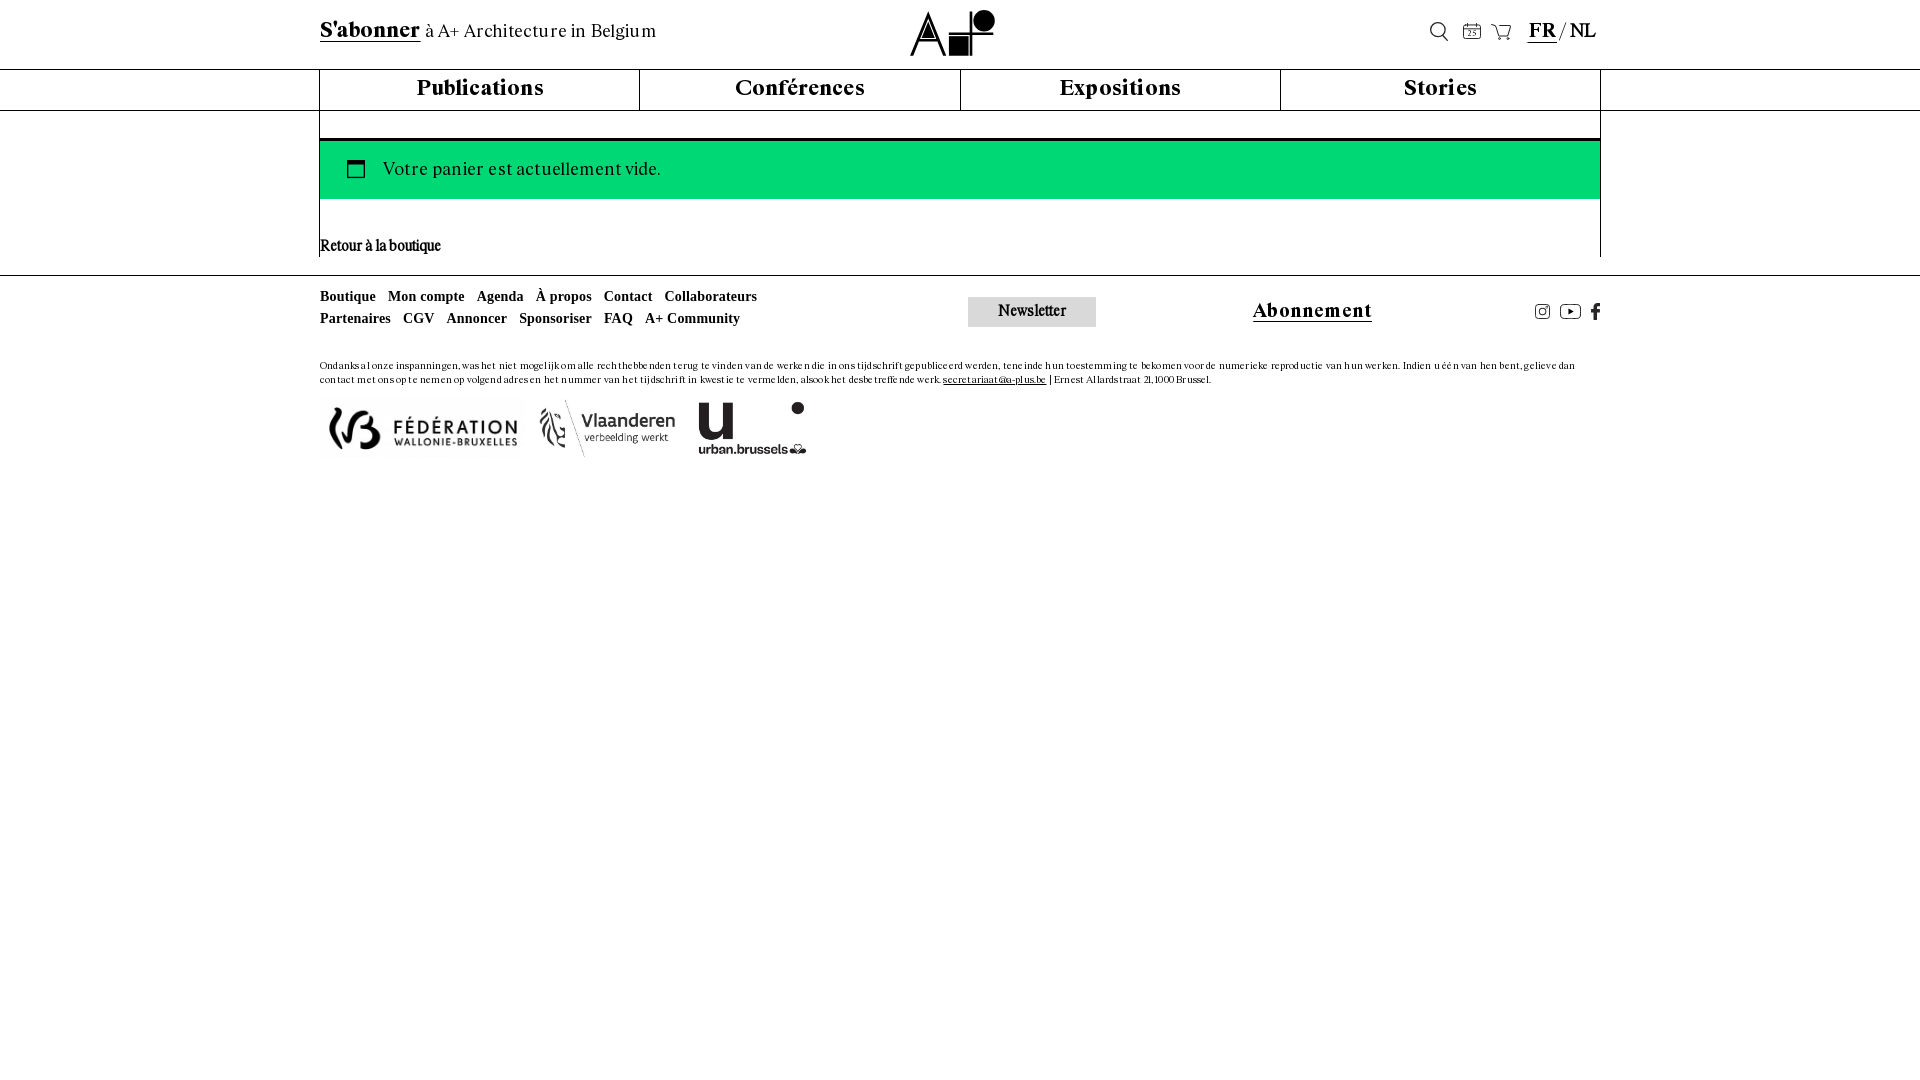 The width and height of the screenshot is (1920, 1080). I want to click on 'NL', so click(1579, 31).